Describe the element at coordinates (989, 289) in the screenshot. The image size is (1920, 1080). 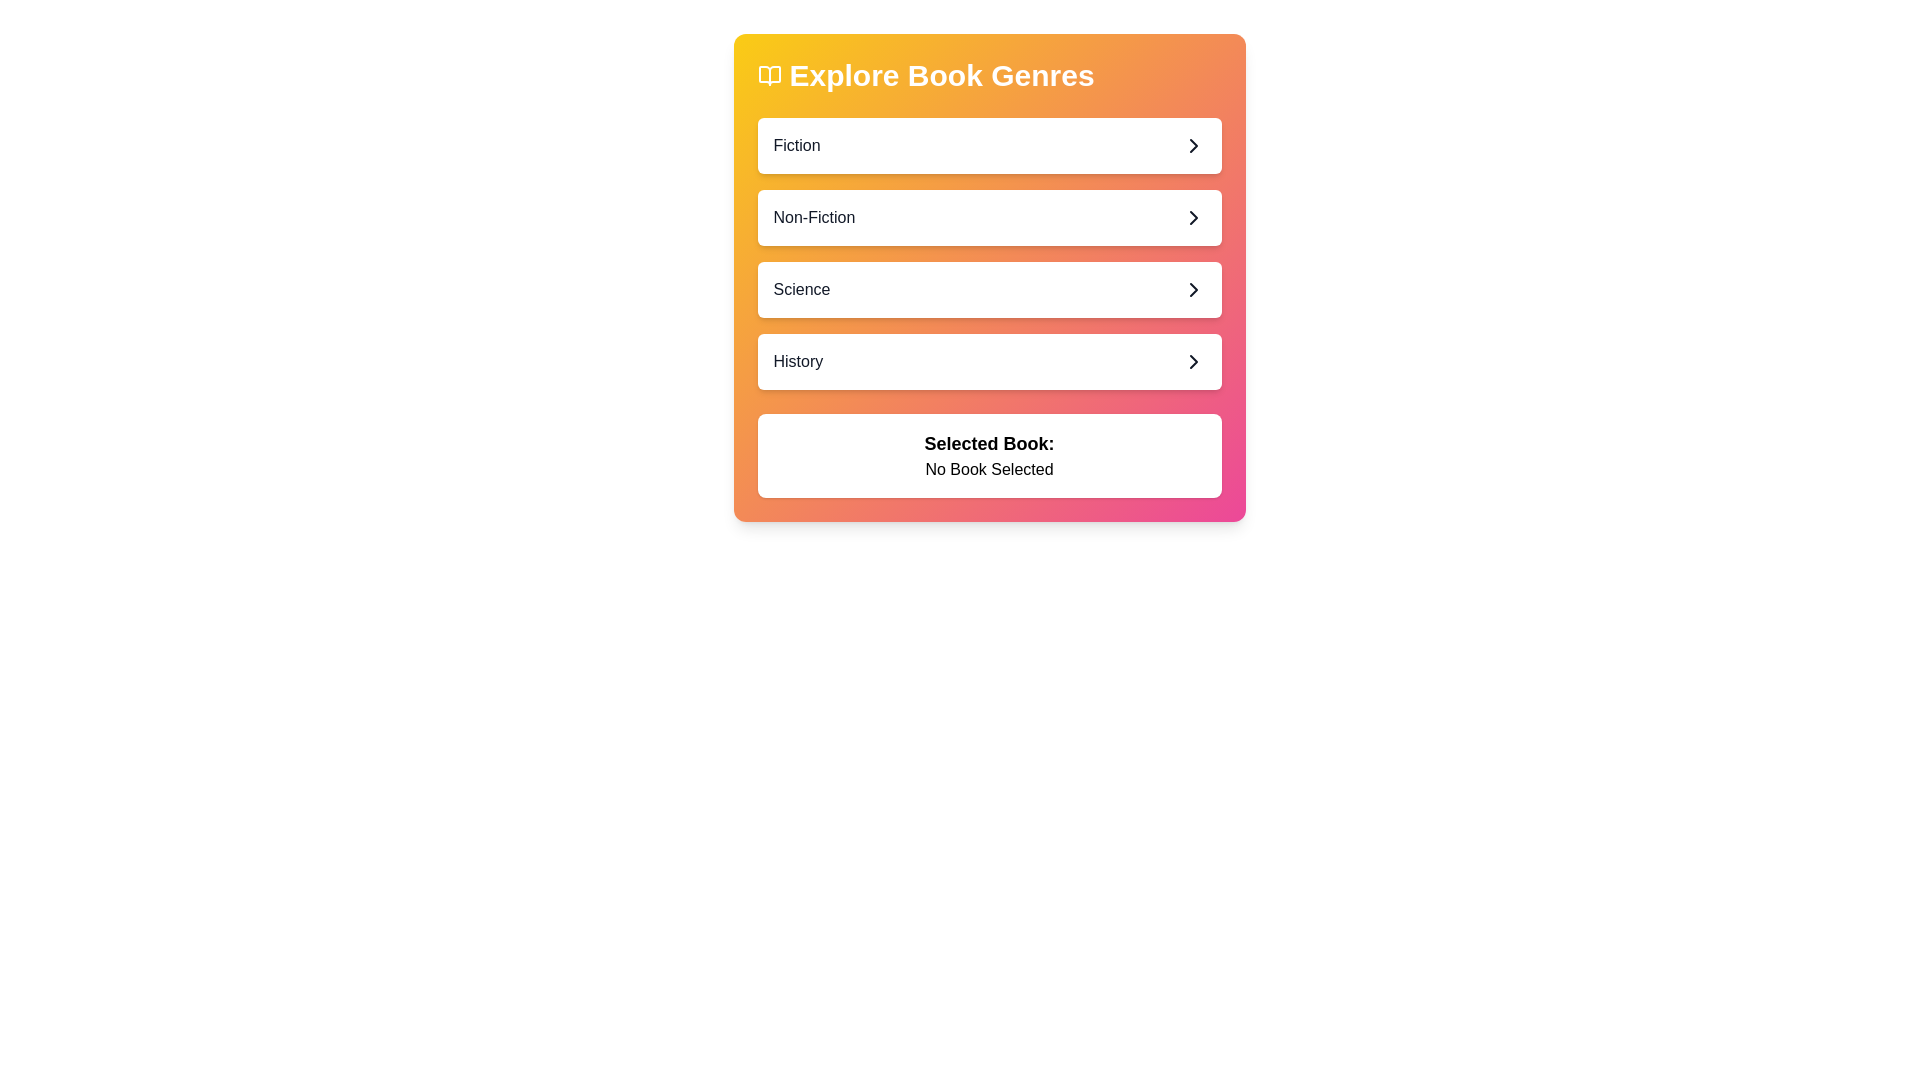
I see `the selectable list item for the book genre 'Science'` at that location.